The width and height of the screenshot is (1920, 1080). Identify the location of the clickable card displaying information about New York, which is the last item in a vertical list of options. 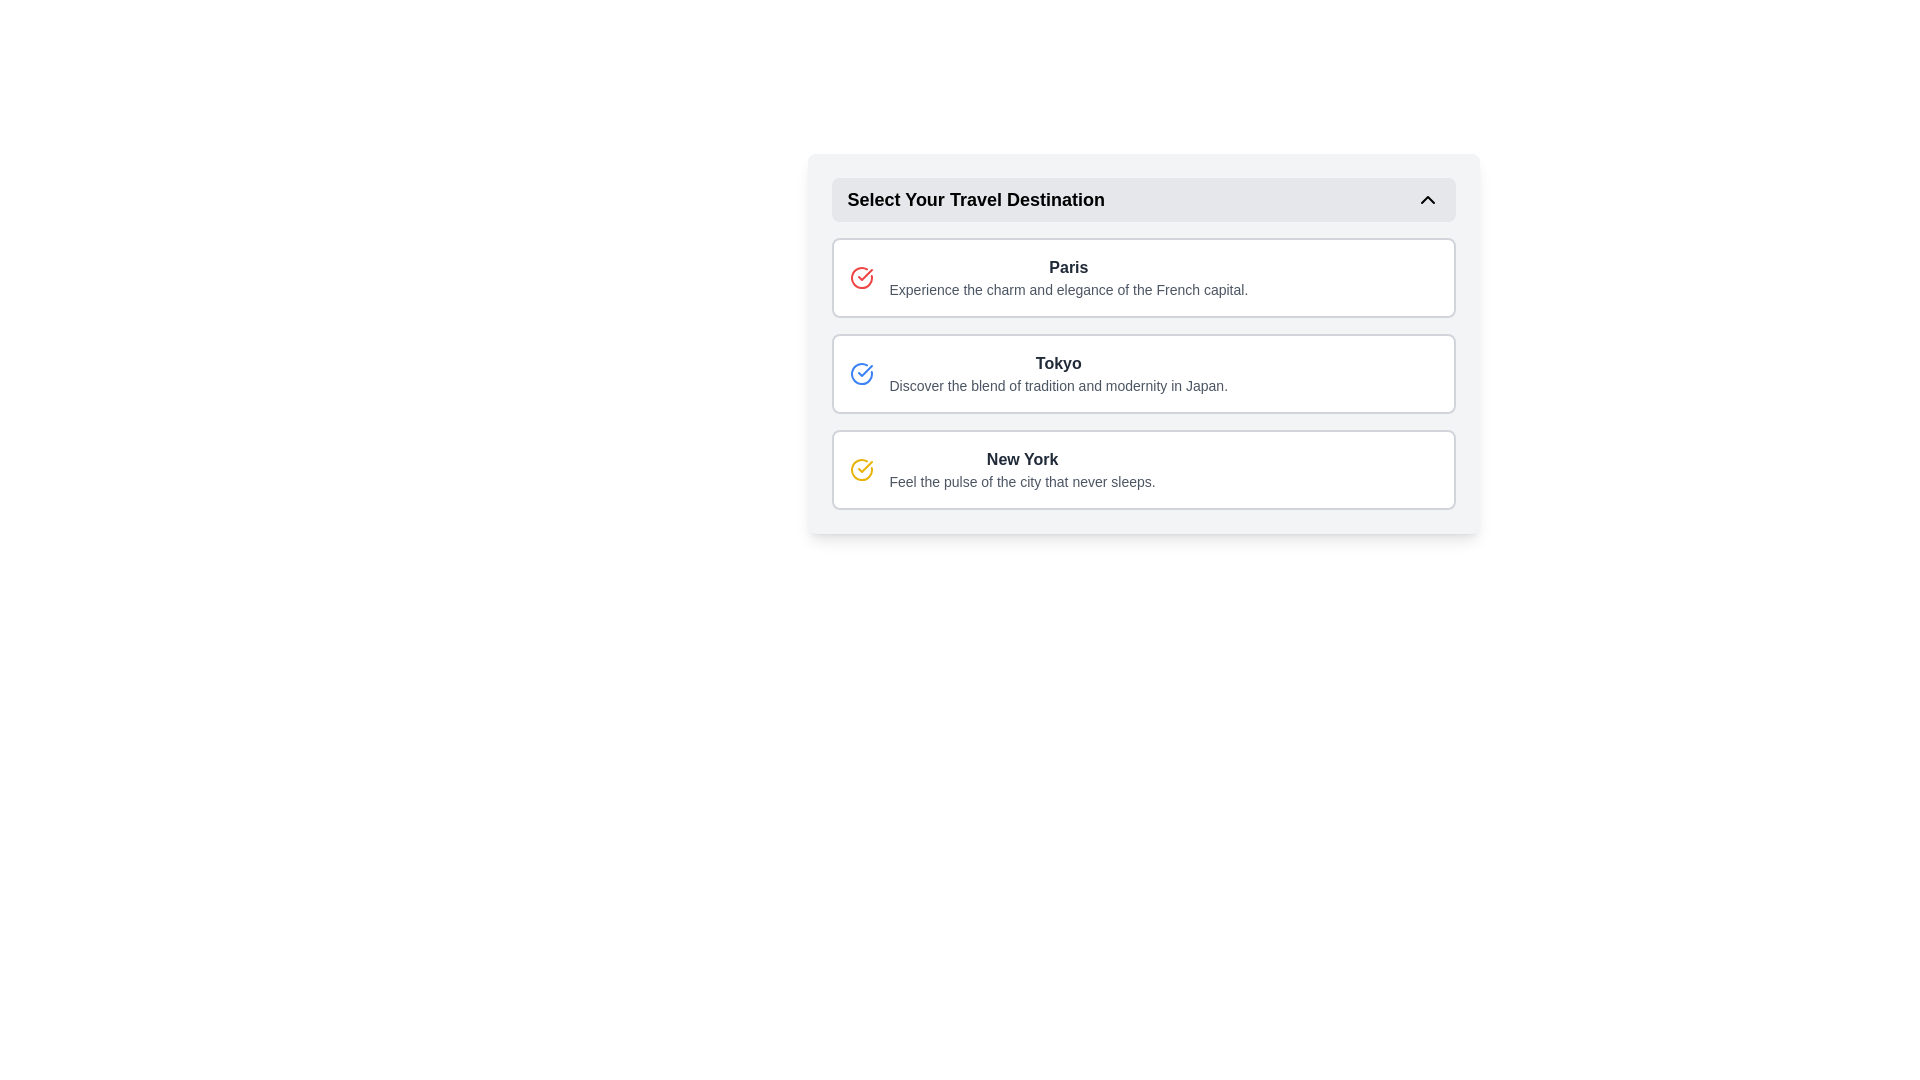
(1143, 470).